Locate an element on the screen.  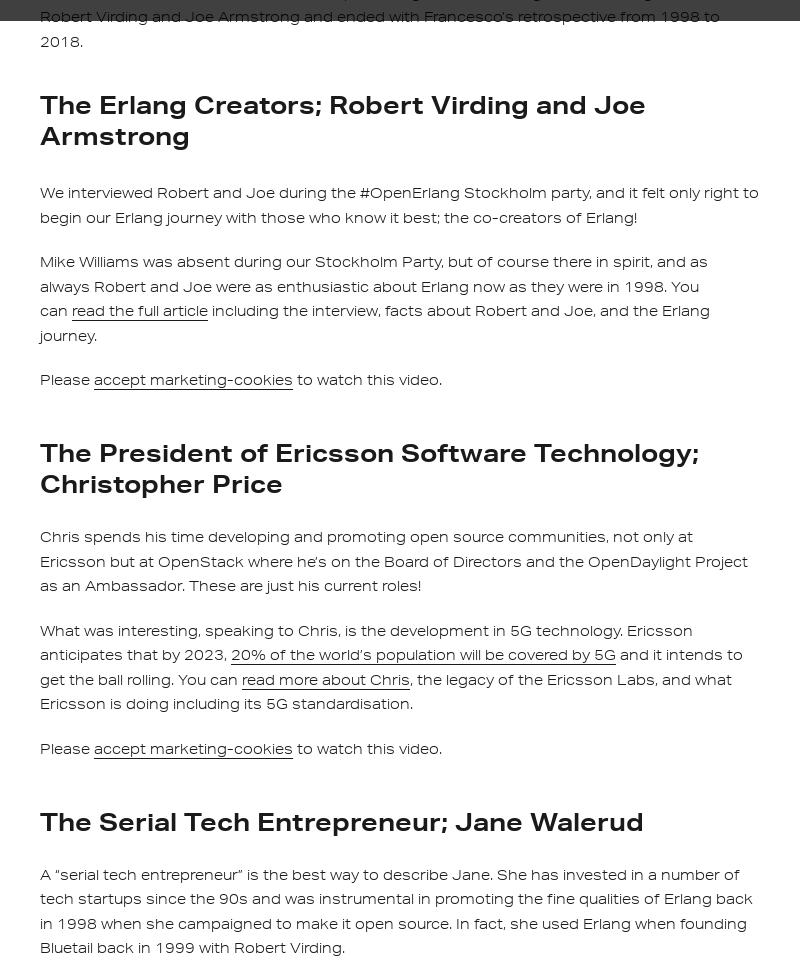
'The Erlang Creators; Robert Virding and Joe Armstrong' is located at coordinates (343, 119).